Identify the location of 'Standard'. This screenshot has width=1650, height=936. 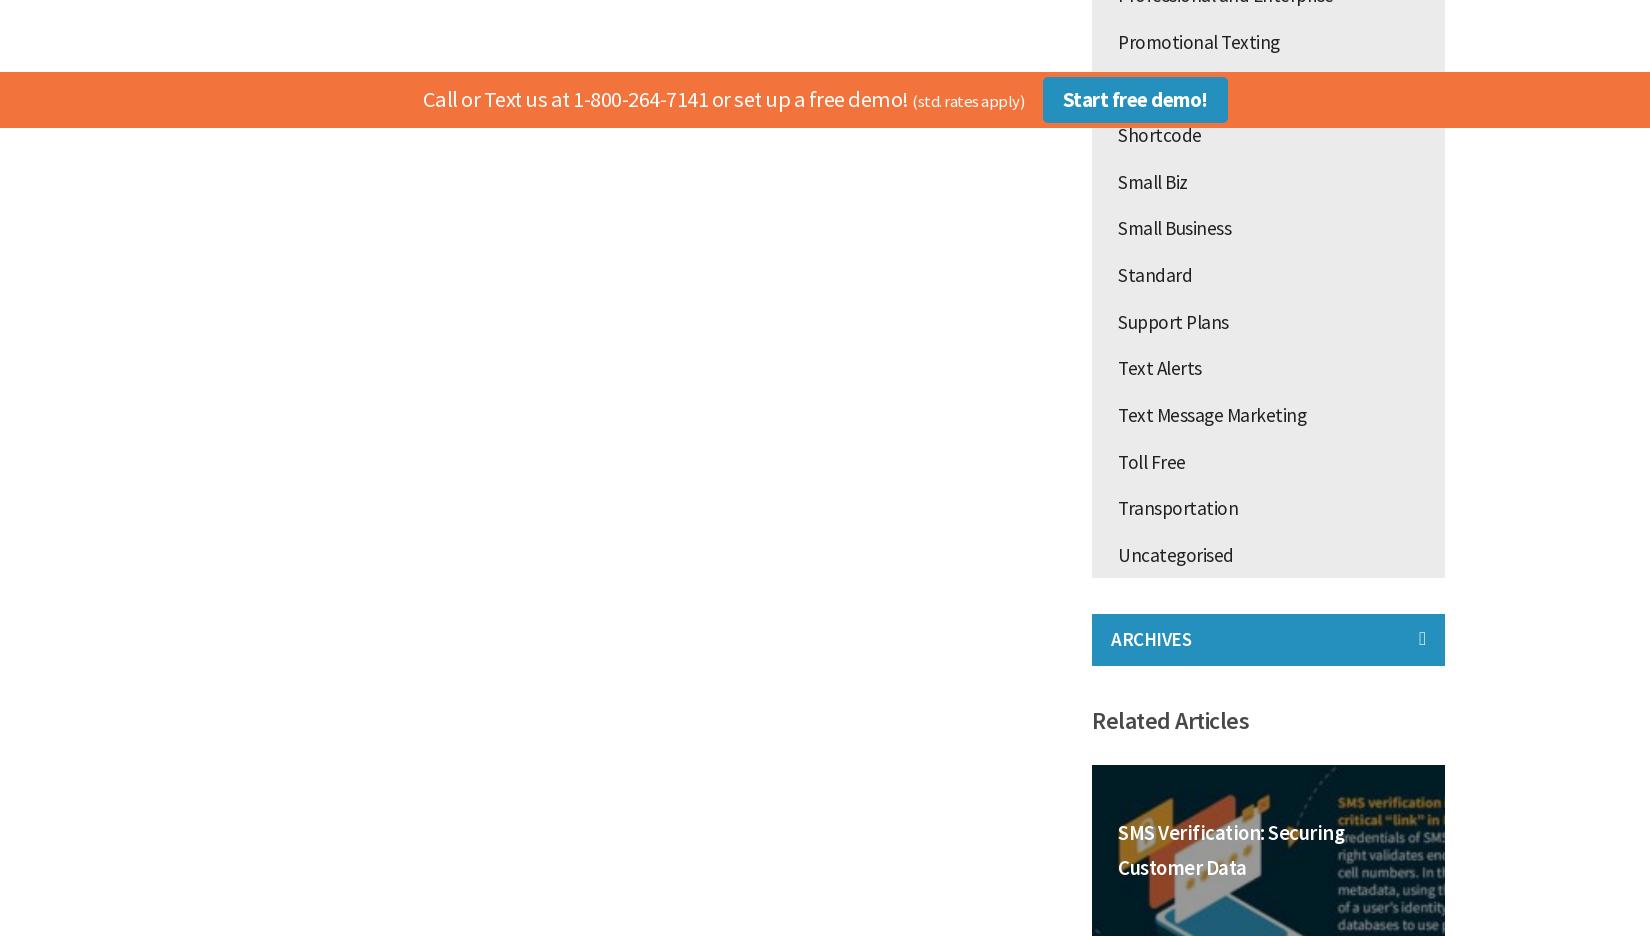
(1118, 274).